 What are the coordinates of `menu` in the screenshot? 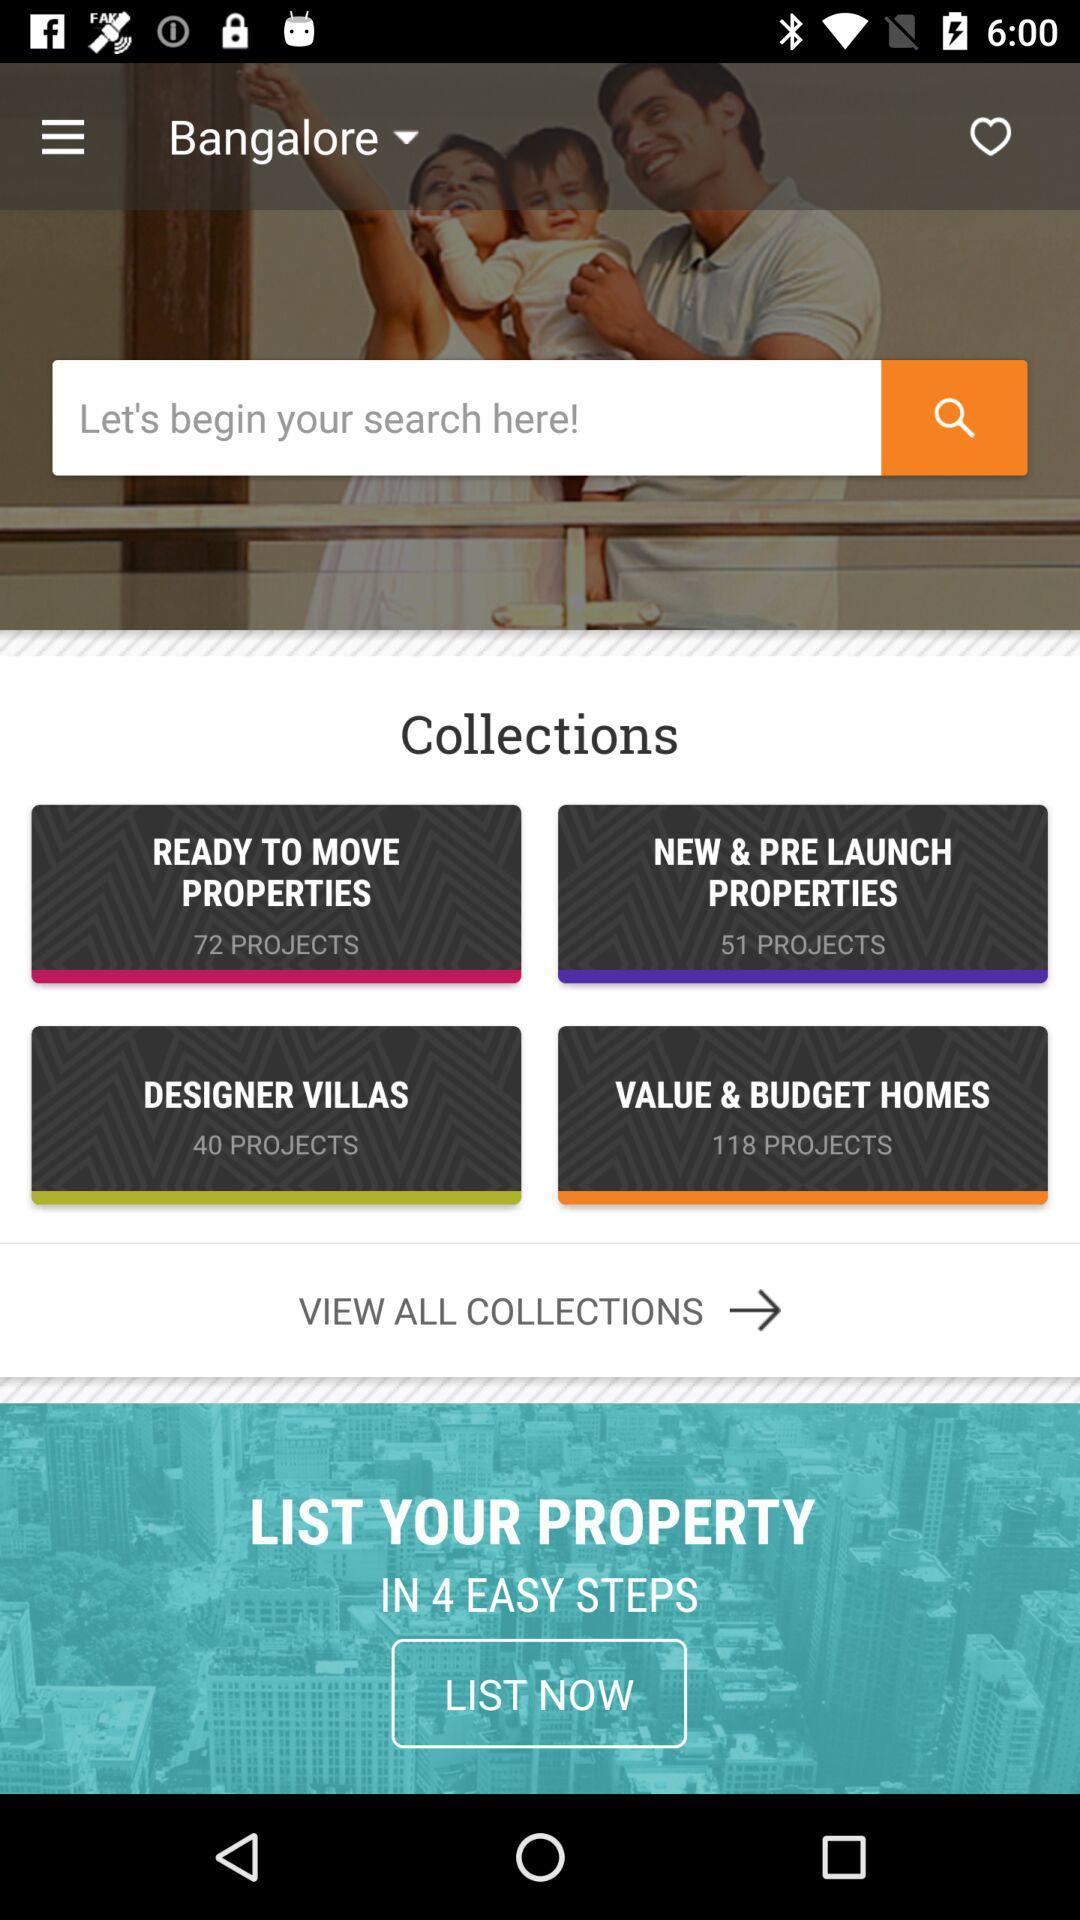 It's located at (83, 135).